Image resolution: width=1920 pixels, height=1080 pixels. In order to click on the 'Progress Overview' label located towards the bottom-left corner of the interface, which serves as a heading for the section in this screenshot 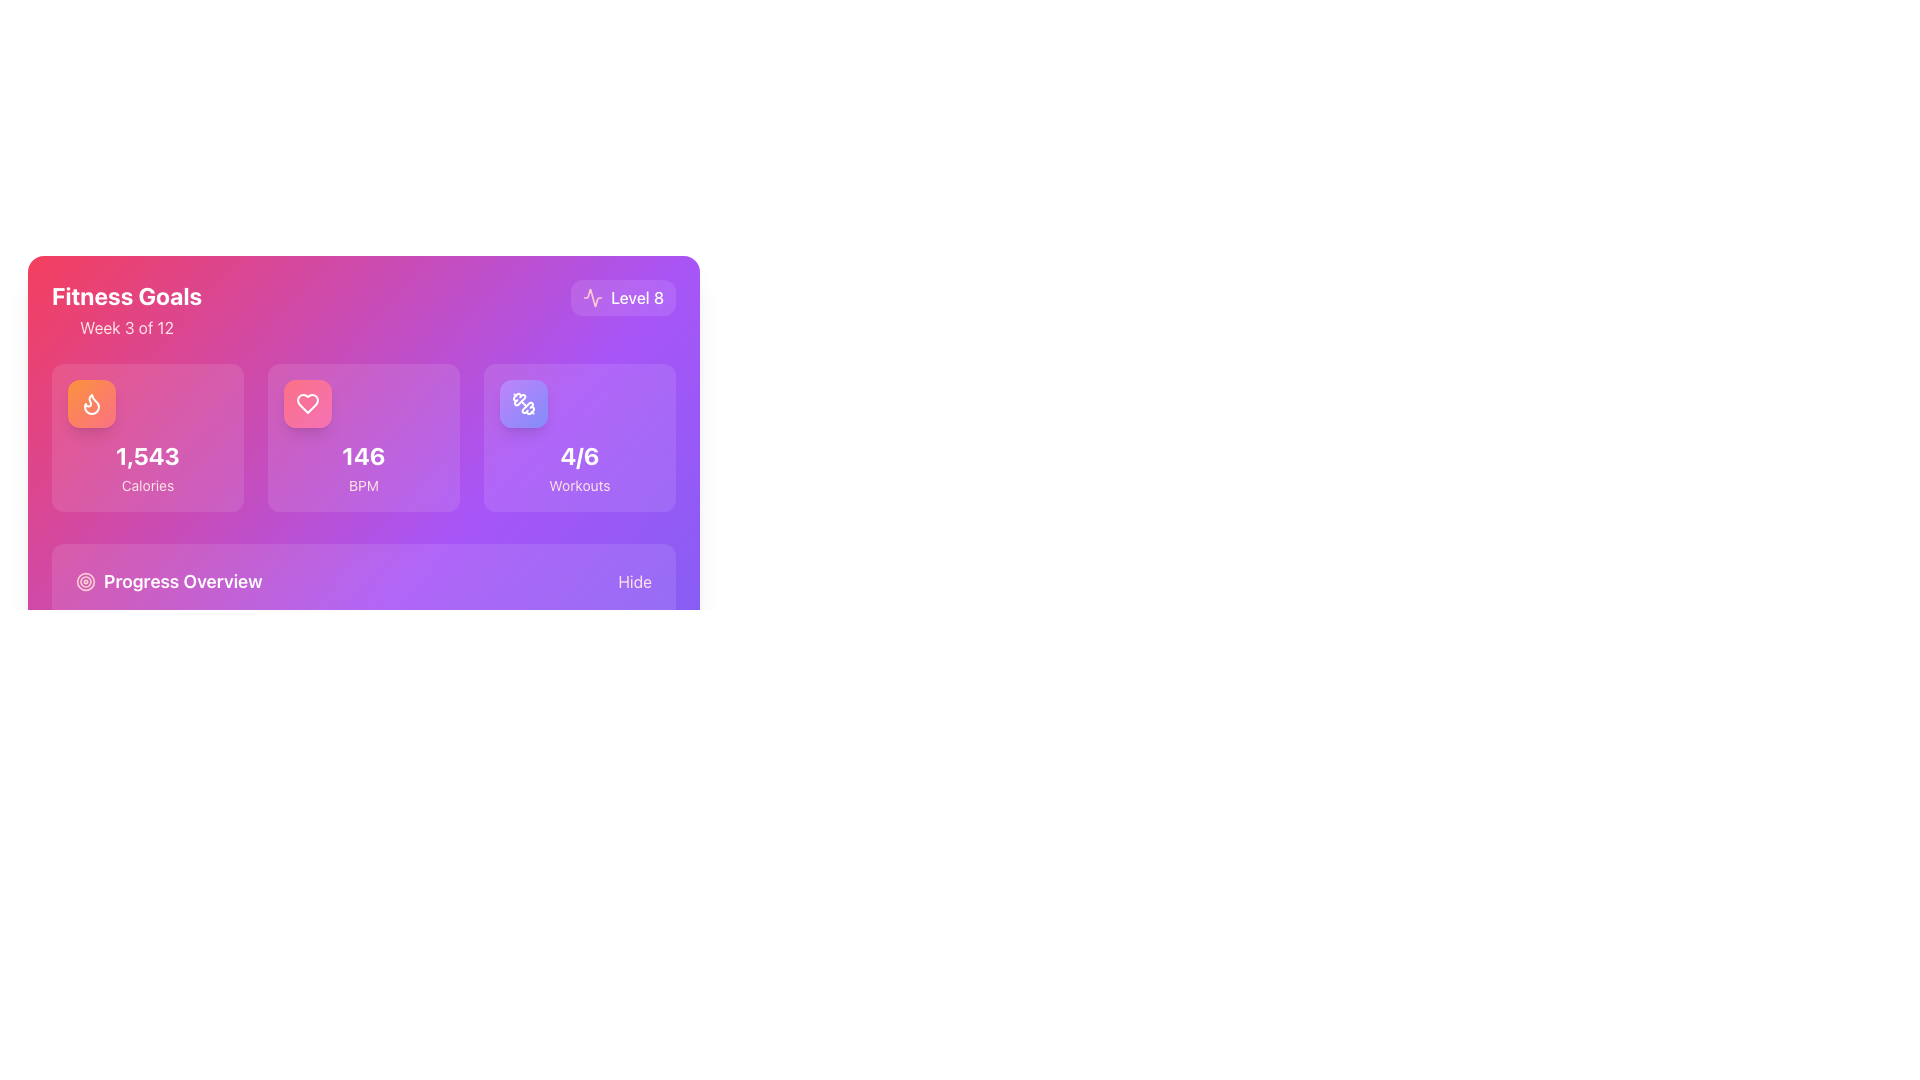, I will do `click(169, 582)`.